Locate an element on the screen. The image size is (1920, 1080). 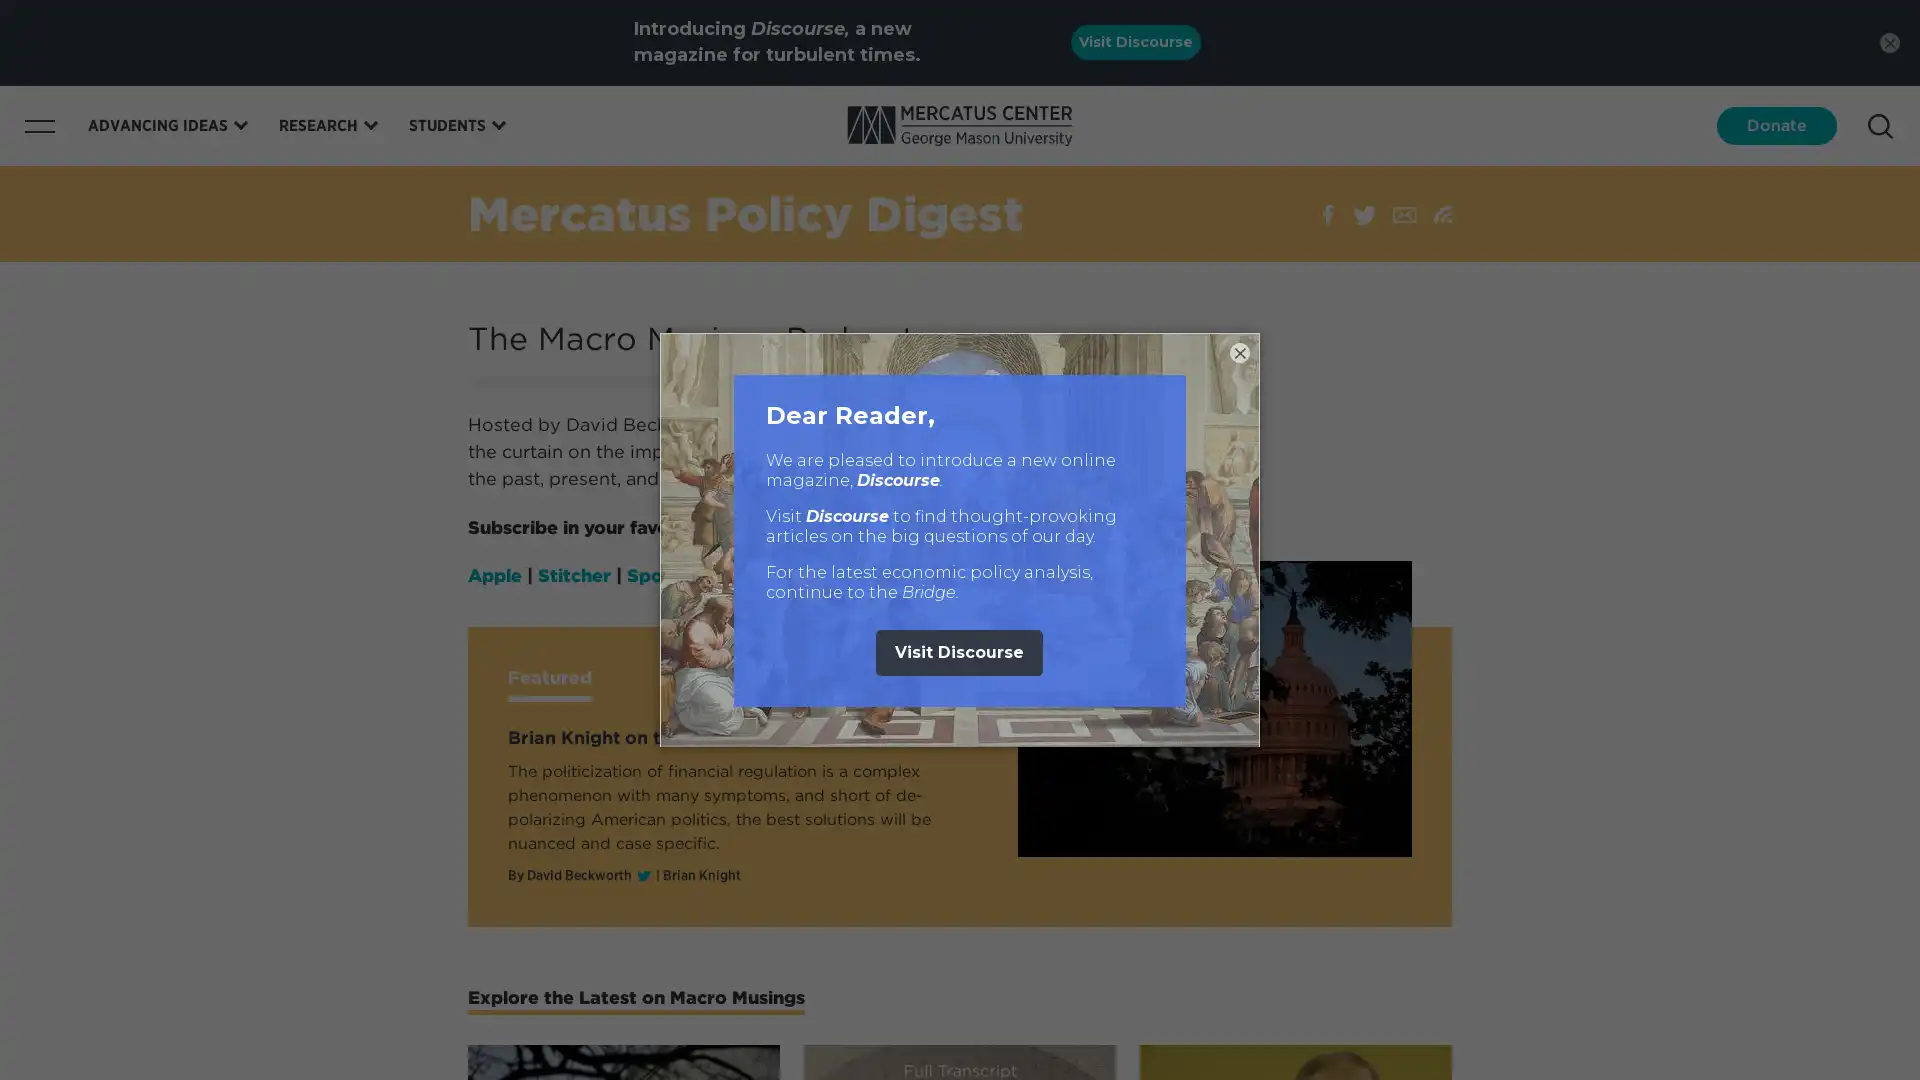
show search is located at coordinates (1879, 126).